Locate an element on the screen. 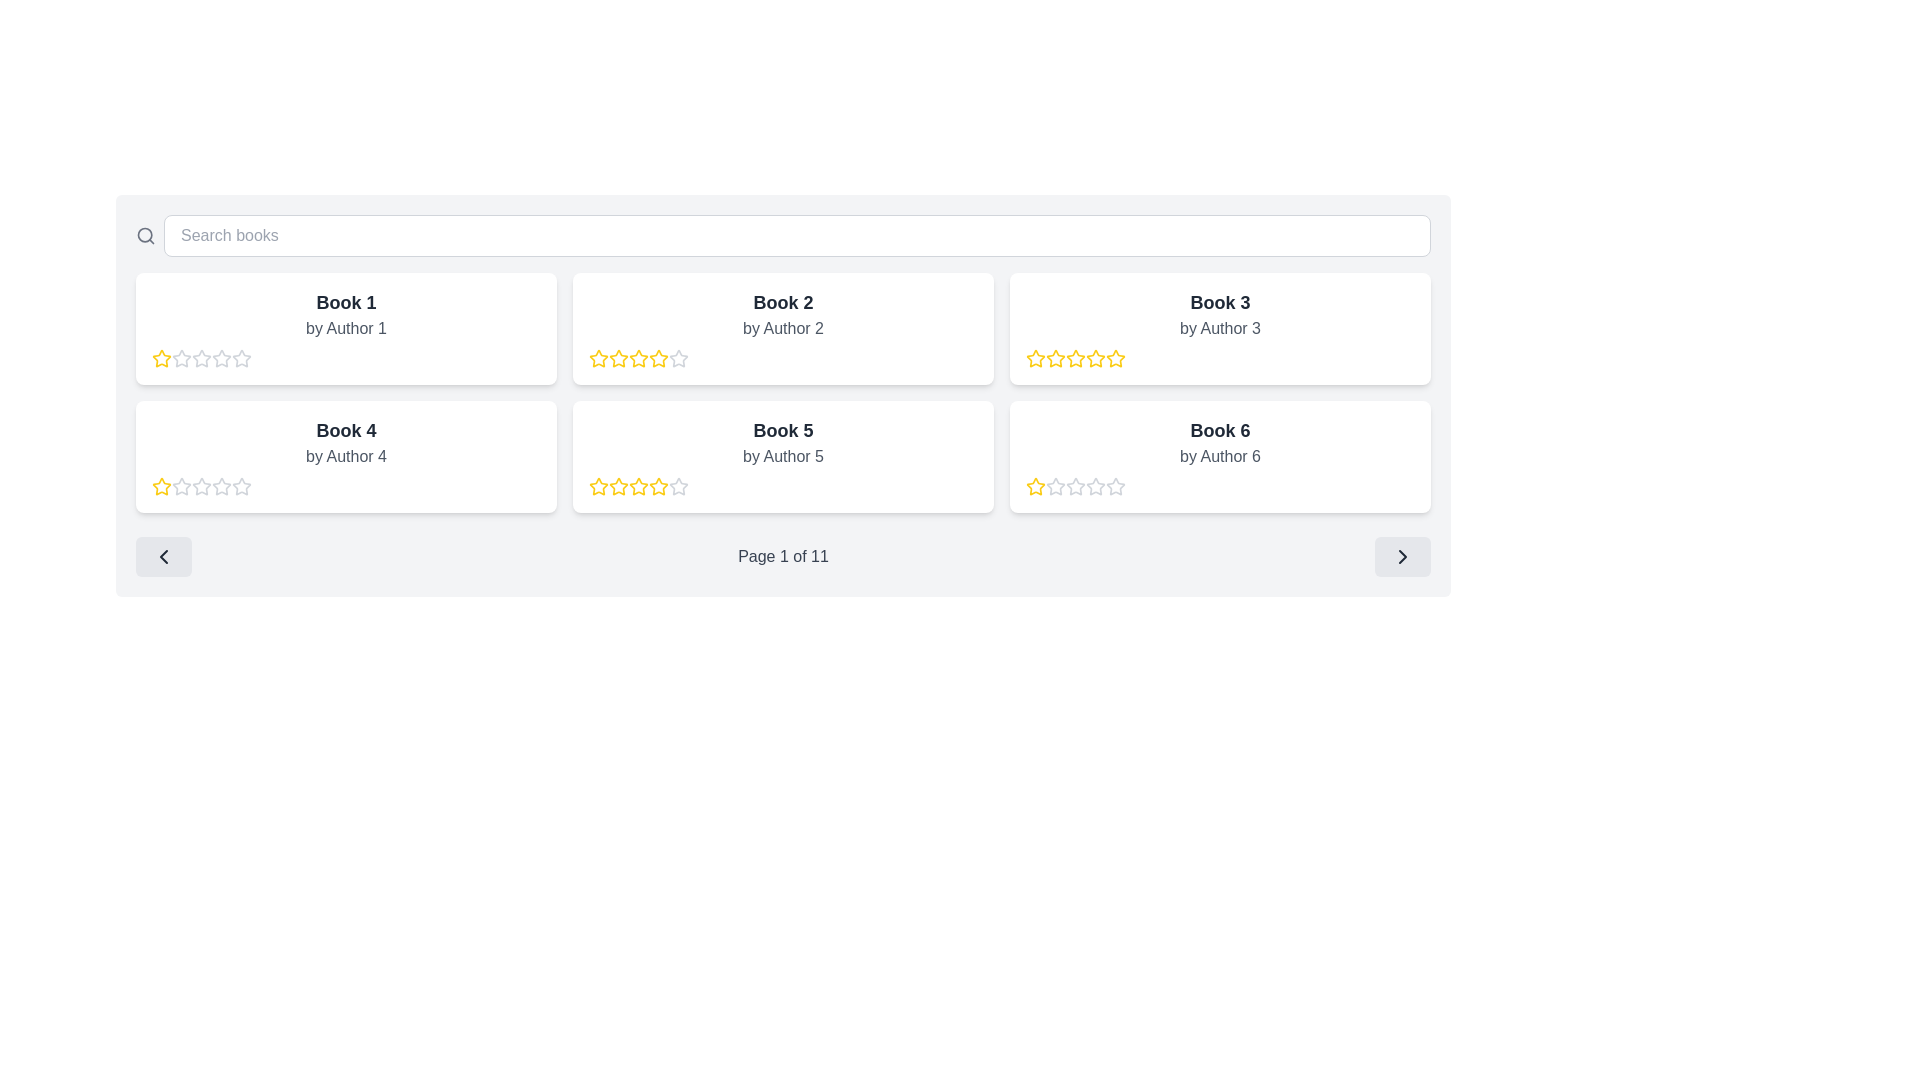  the partially filled star icon in the 5-star rating system for 'Book 2 by Author 2' is located at coordinates (618, 357).